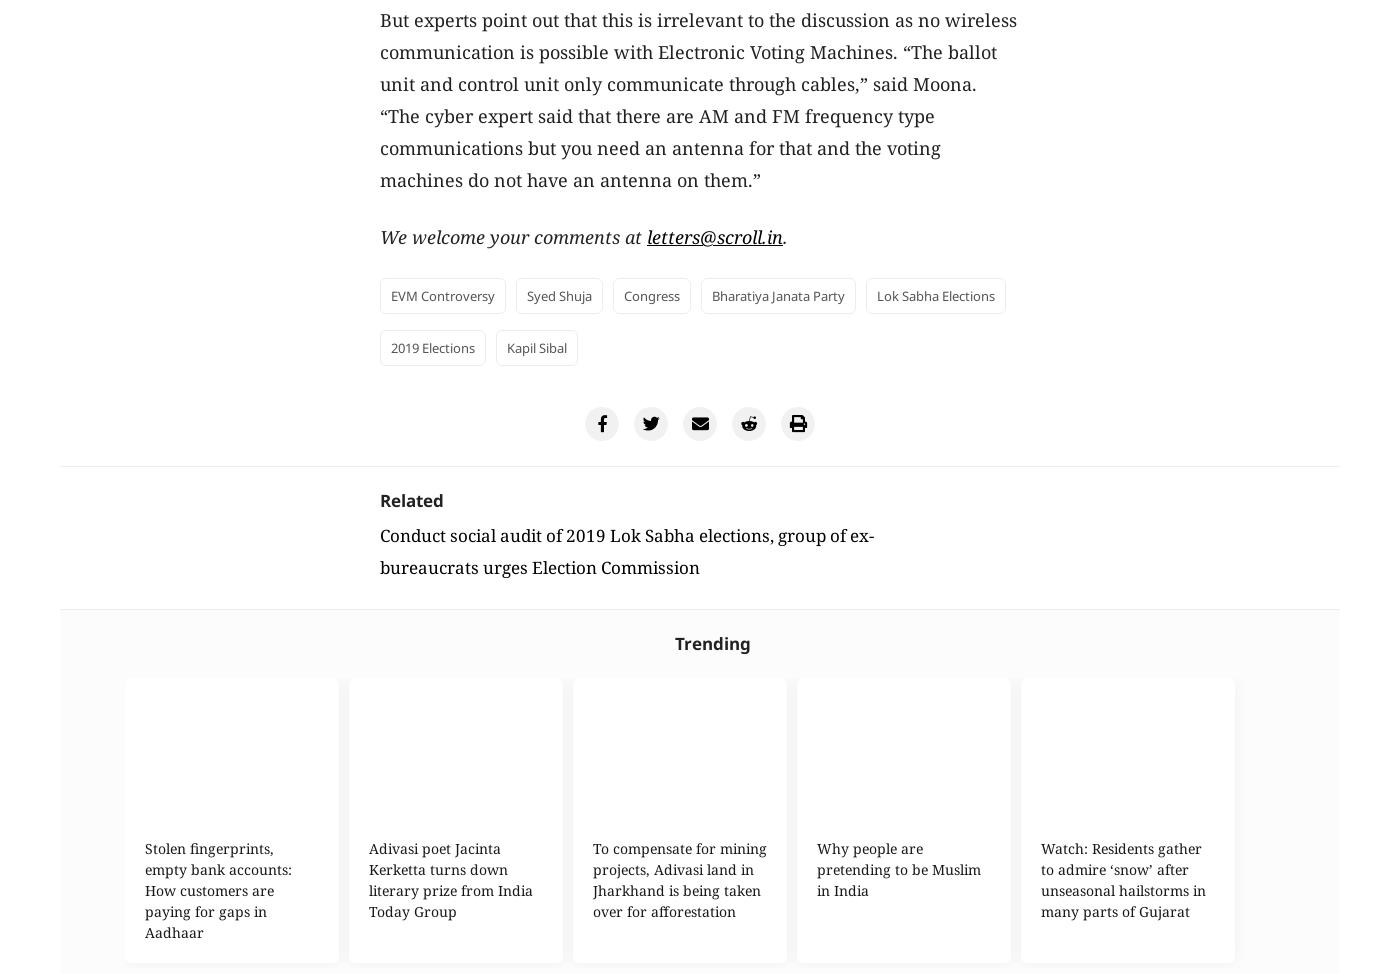 The image size is (1400, 974). What do you see at coordinates (778, 294) in the screenshot?
I see `'Bharatiya Janata Party'` at bounding box center [778, 294].